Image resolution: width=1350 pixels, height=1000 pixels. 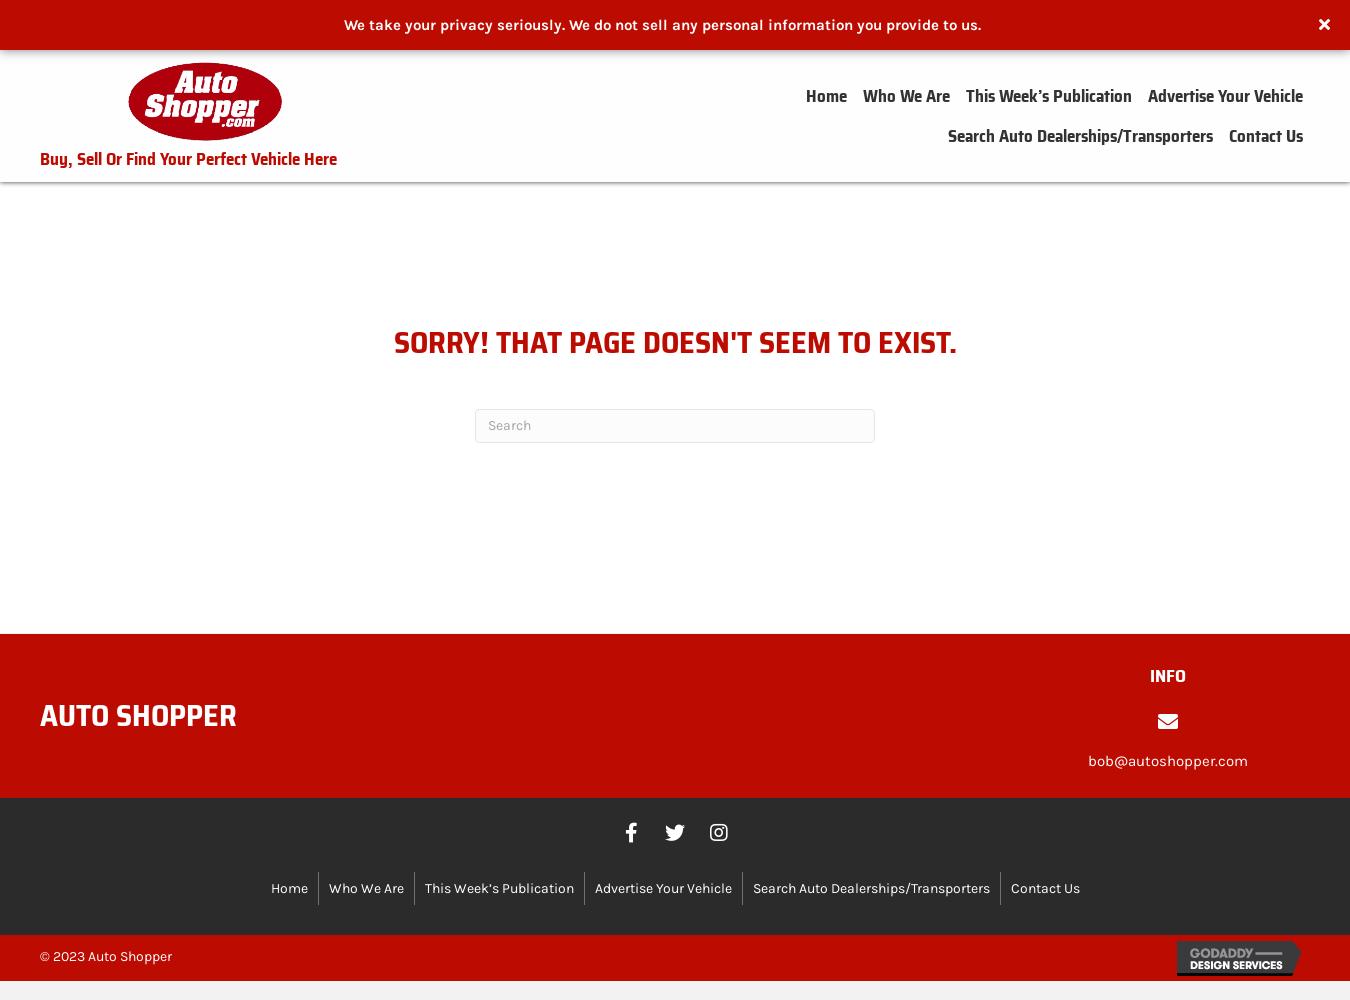 What do you see at coordinates (104, 954) in the screenshot?
I see `'© 2023 Auto Shopper'` at bounding box center [104, 954].